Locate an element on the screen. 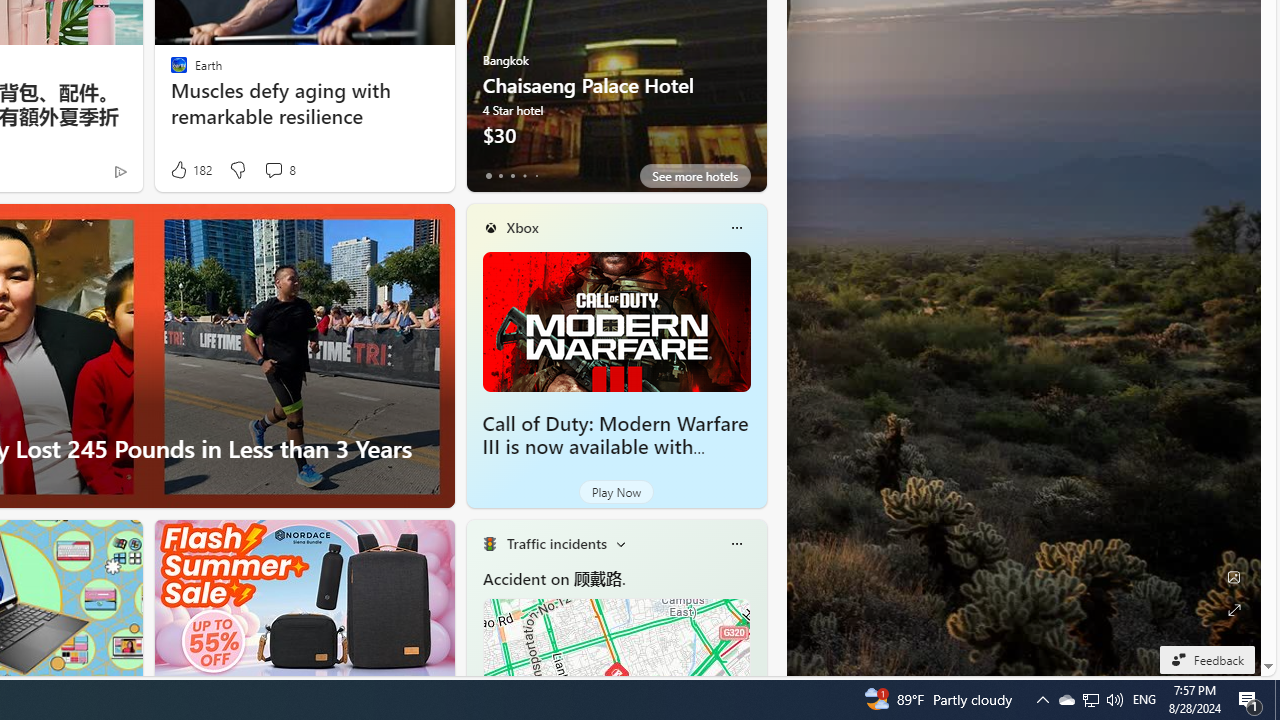  'Feedback' is located at coordinates (1205, 659).